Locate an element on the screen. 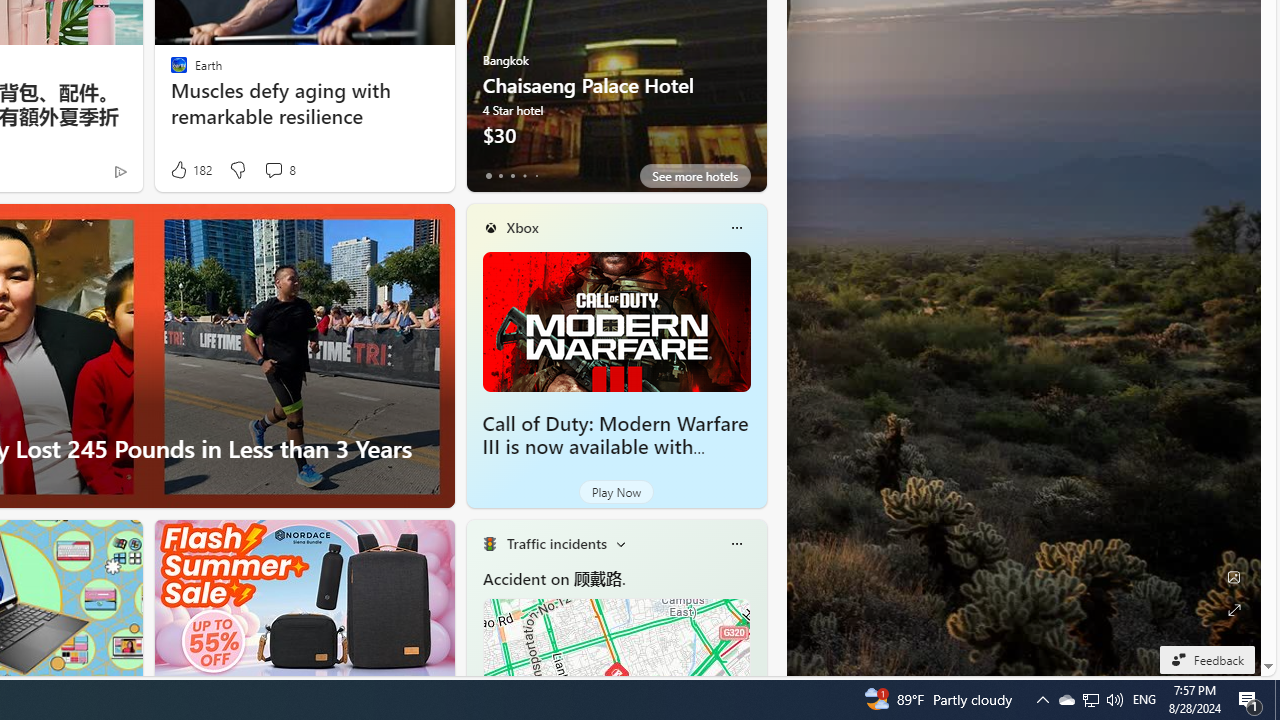  'Feedback' is located at coordinates (1205, 659).